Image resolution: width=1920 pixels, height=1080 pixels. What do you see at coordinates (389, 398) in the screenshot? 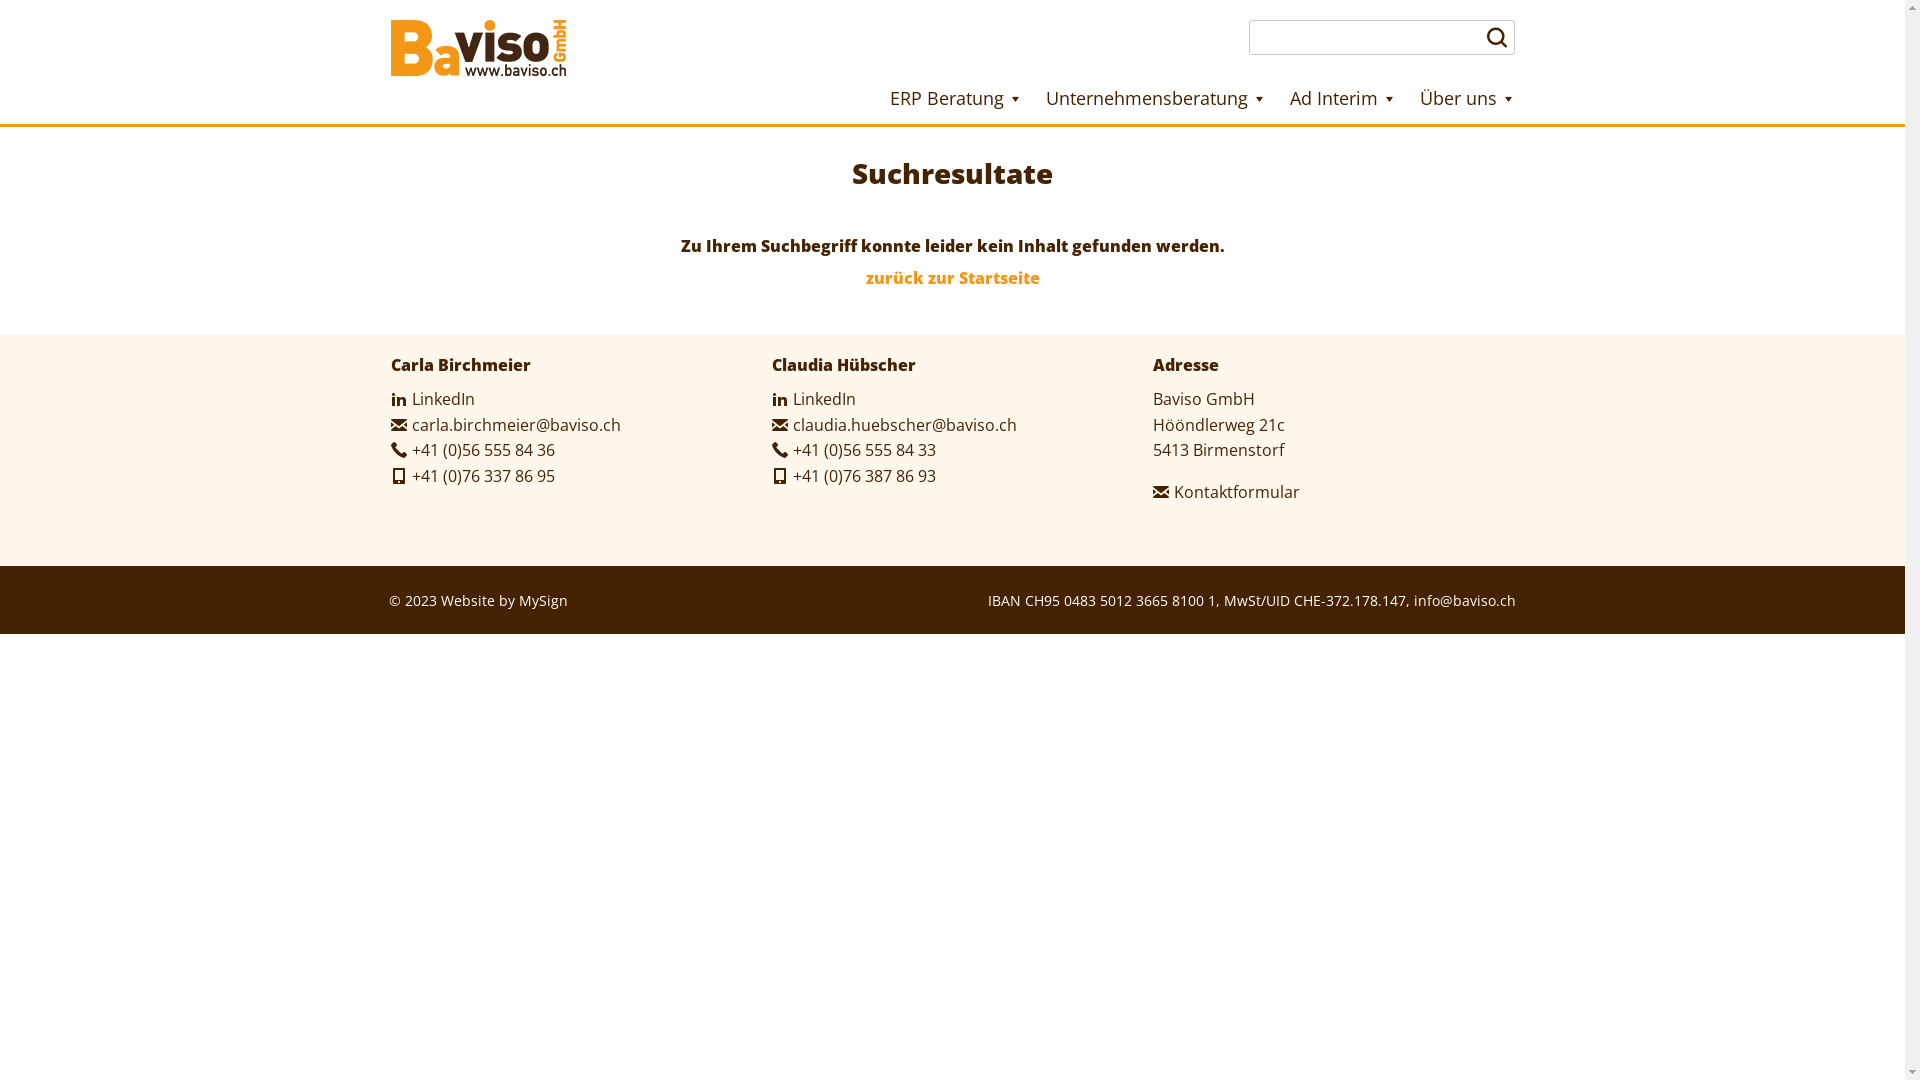
I see `'LinkedIn'` at bounding box center [389, 398].